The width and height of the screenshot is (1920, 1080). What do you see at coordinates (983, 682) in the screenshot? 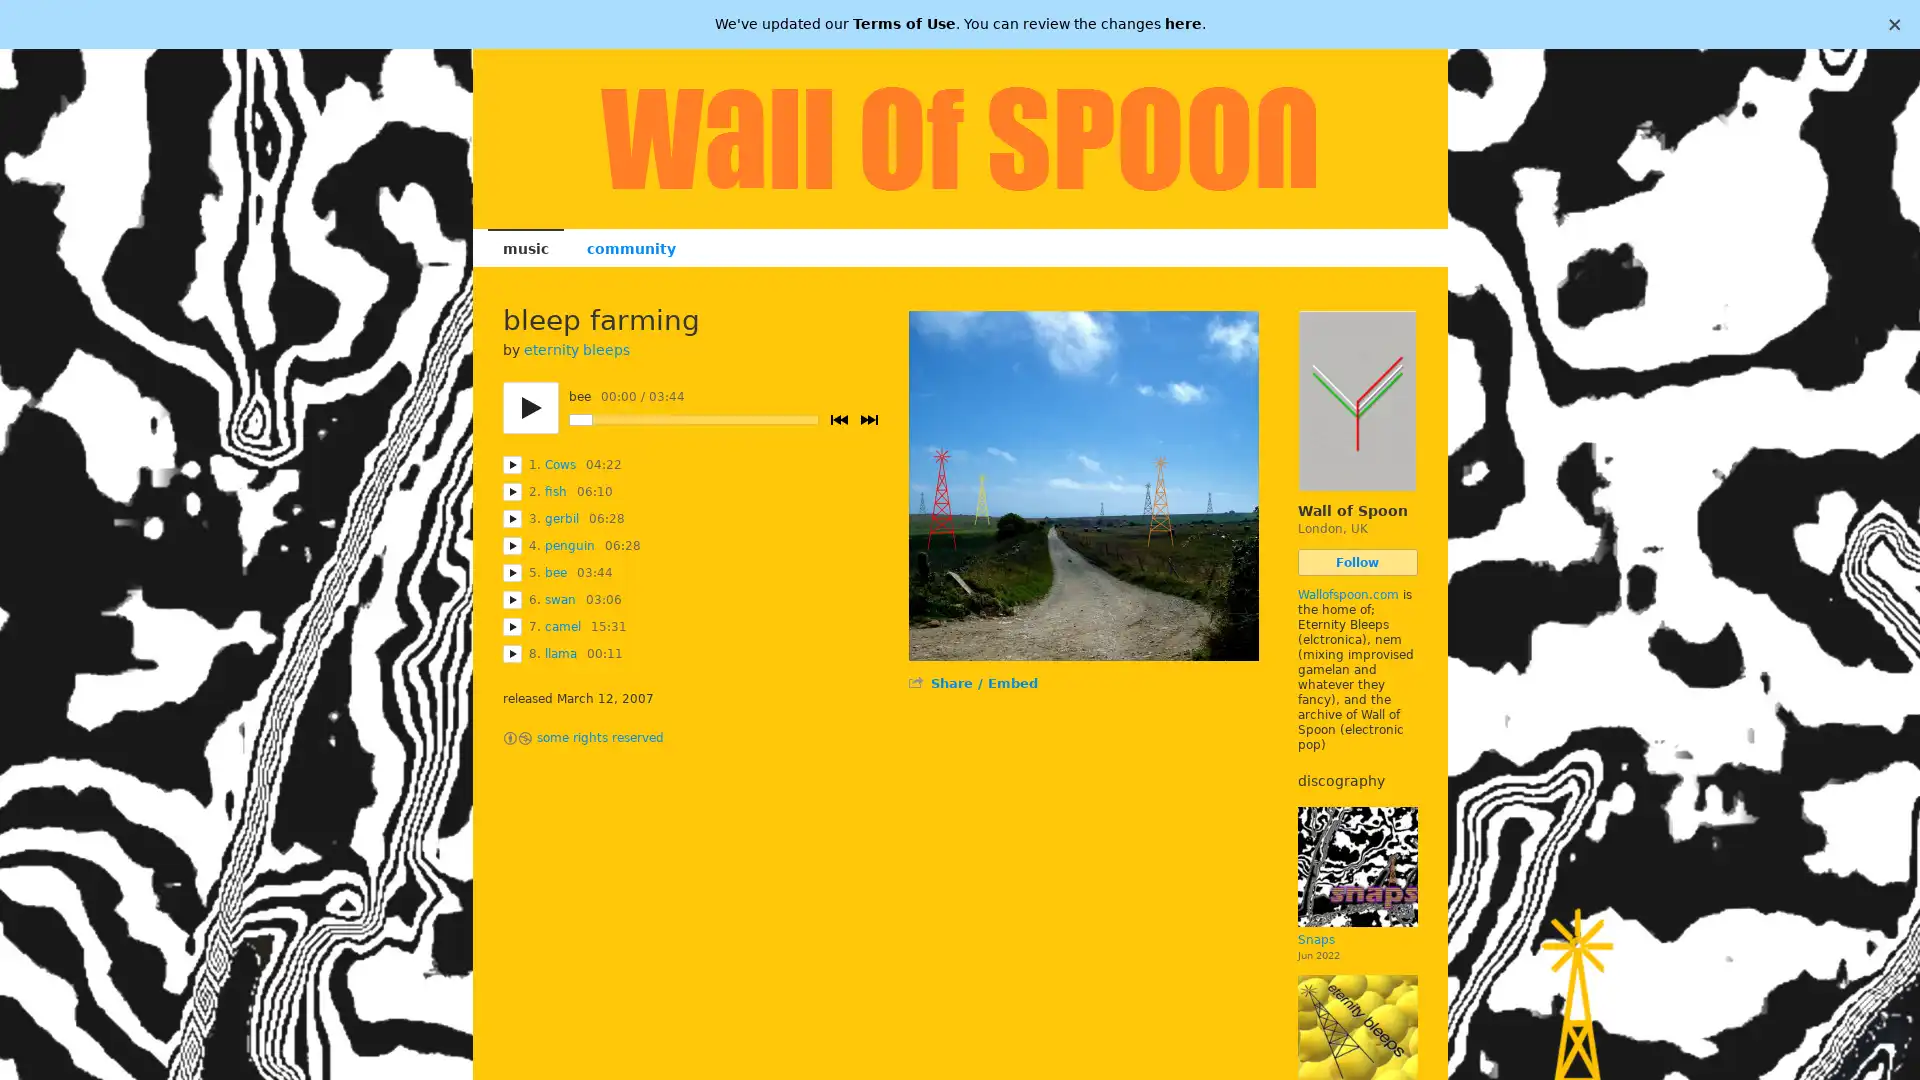
I see `Share / Embed` at bounding box center [983, 682].